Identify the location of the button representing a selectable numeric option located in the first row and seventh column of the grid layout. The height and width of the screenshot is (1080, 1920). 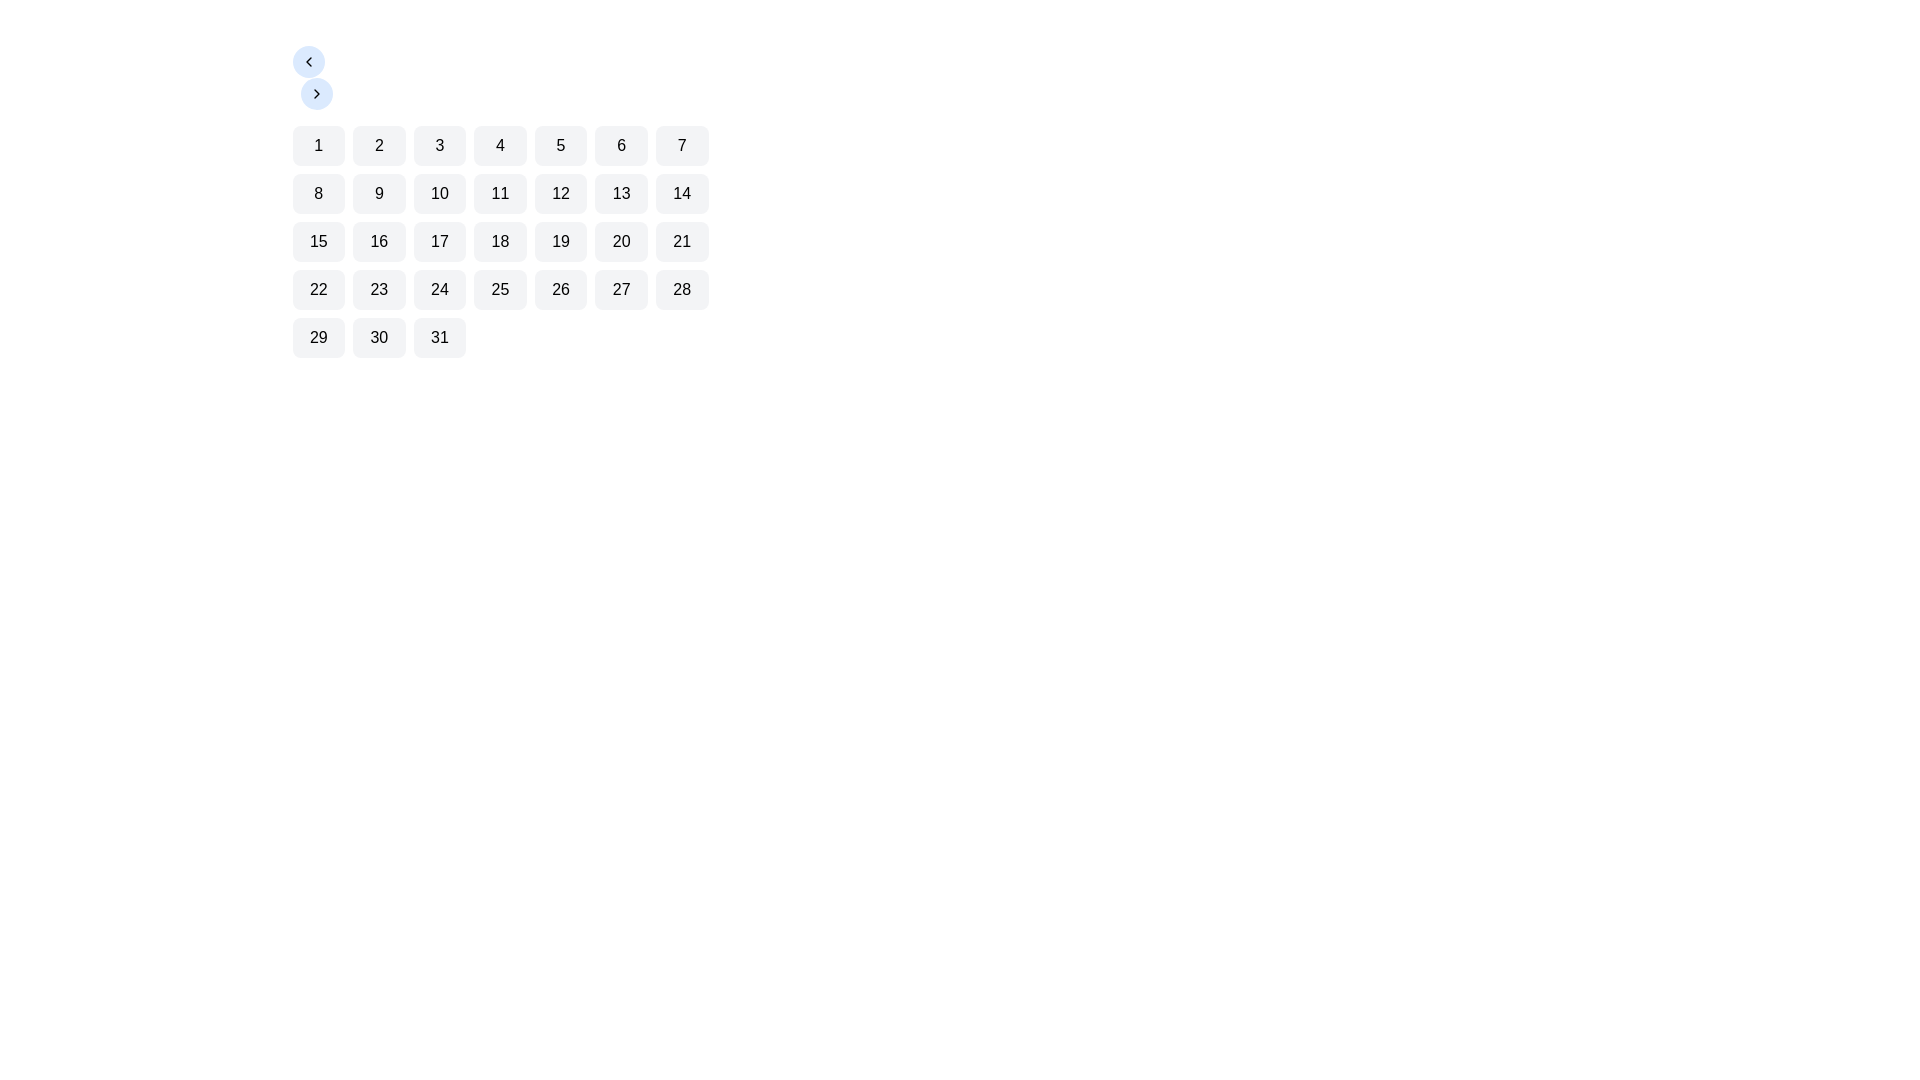
(682, 145).